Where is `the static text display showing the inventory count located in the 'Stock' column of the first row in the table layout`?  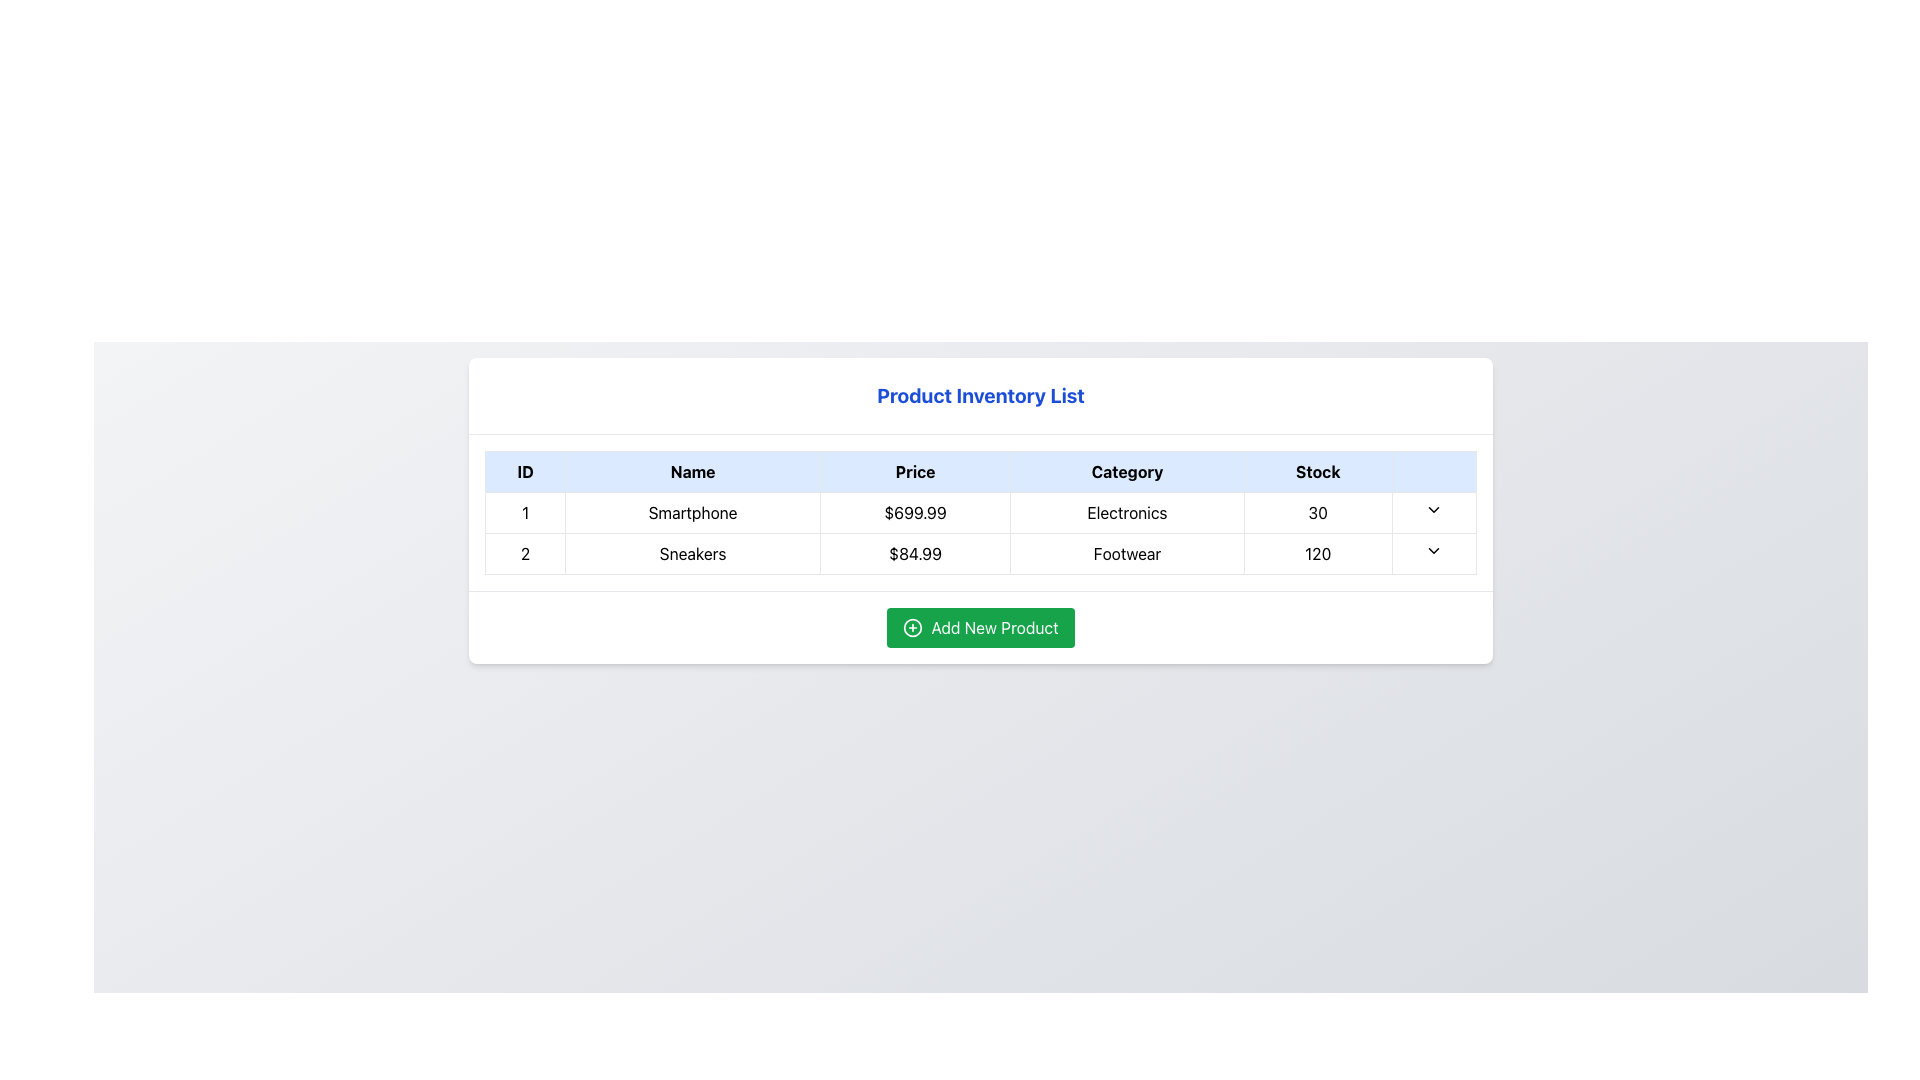
the static text display showing the inventory count located in the 'Stock' column of the first row in the table layout is located at coordinates (1318, 512).